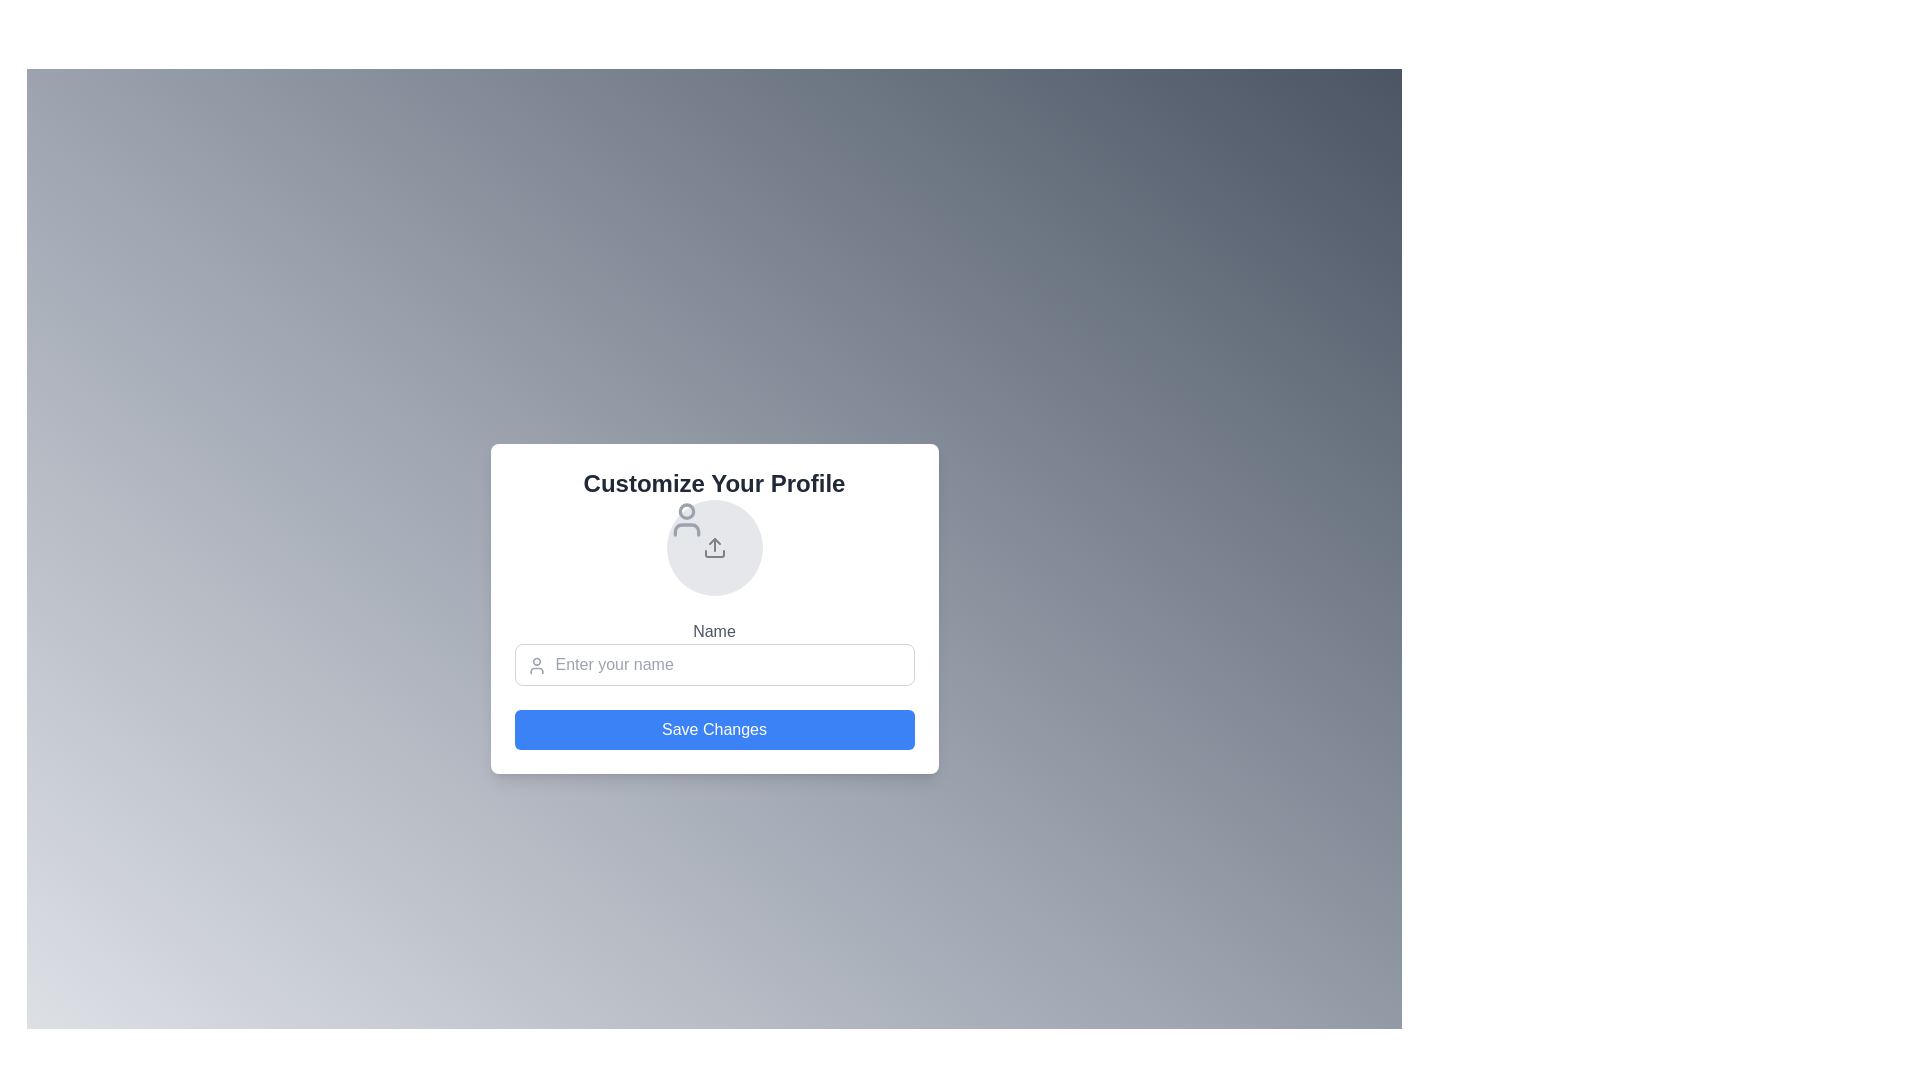  Describe the element at coordinates (686, 519) in the screenshot. I see `the user's profile picture icon located in the 'Customize Your Profile' dialog box, positioned slightly above and to the left of the upload arrow icon` at that location.